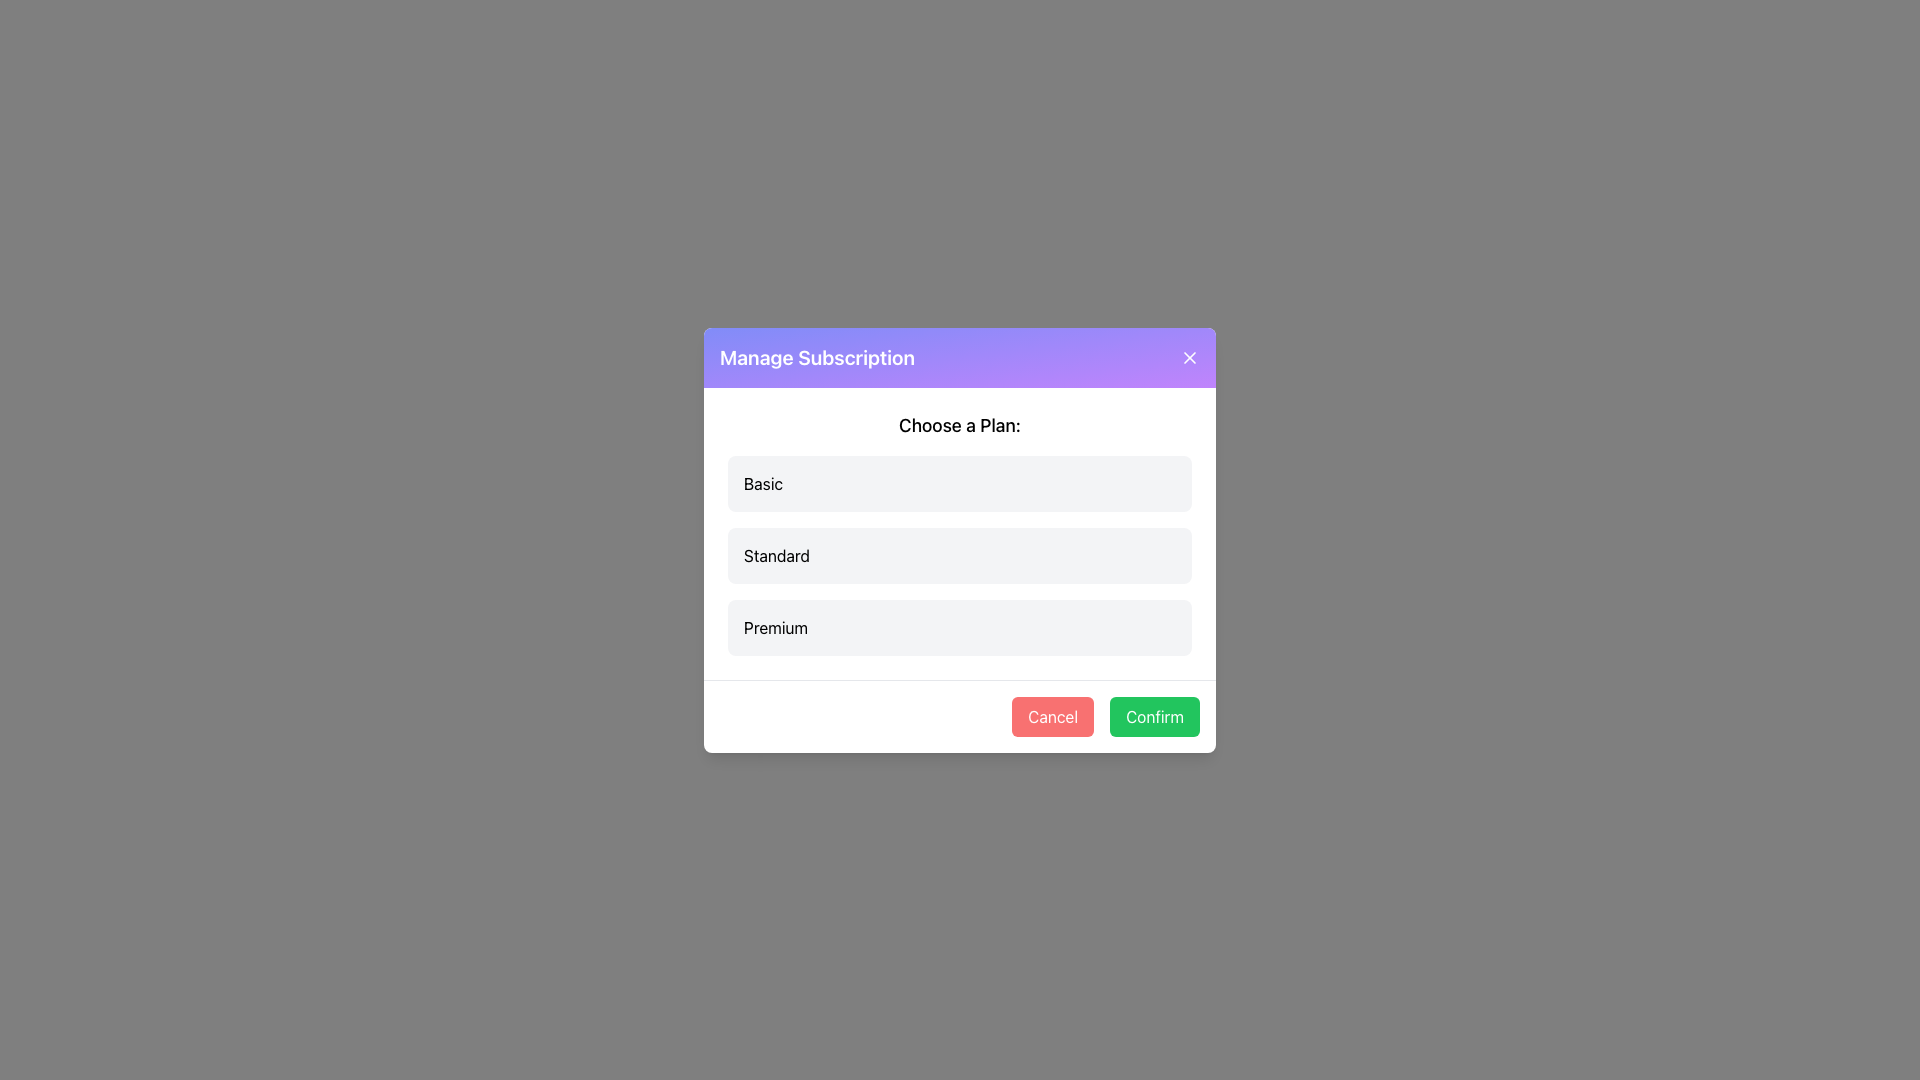 The width and height of the screenshot is (1920, 1080). What do you see at coordinates (960, 540) in the screenshot?
I see `the subscription options in the 'Manage Subscription' modal dialog, which includes 'Basic,' 'Standard,' and 'Premium' plans` at bounding box center [960, 540].